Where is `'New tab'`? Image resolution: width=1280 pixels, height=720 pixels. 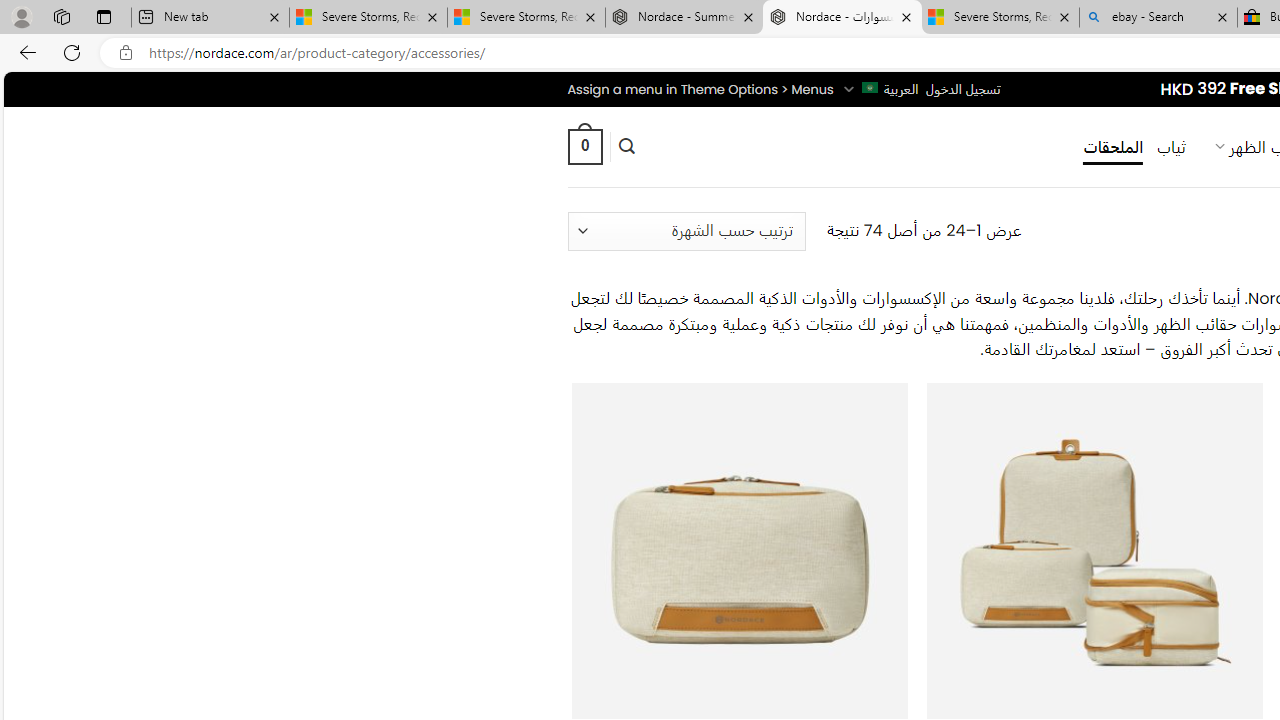 'New tab' is located at coordinates (210, 17).